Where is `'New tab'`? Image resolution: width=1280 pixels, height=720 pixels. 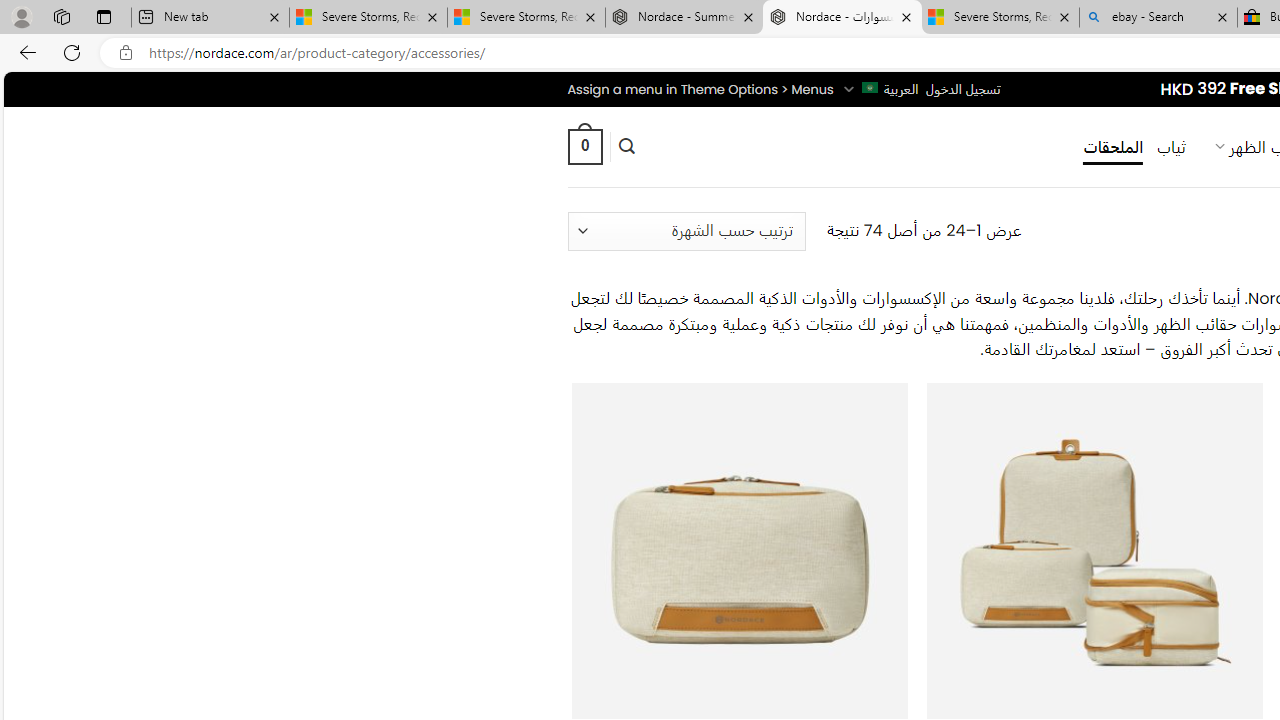 'New tab' is located at coordinates (210, 17).